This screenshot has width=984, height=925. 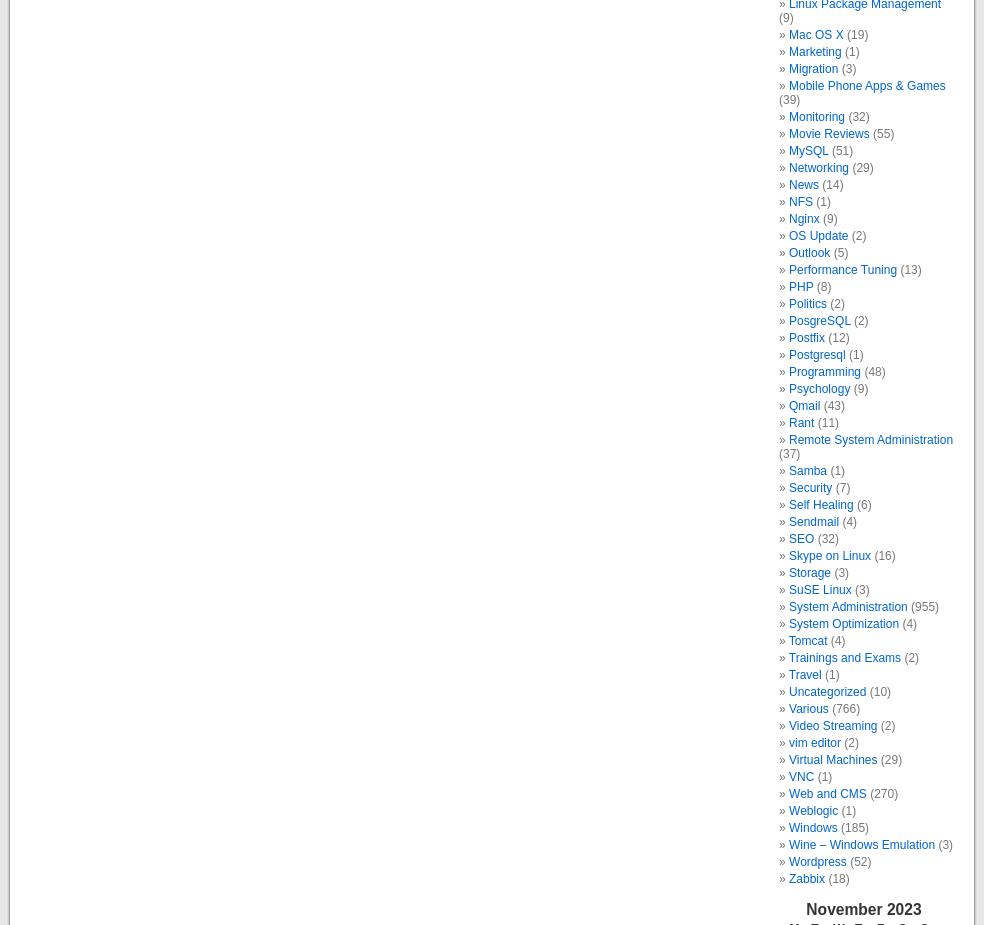 What do you see at coordinates (852, 827) in the screenshot?
I see `'(185)'` at bounding box center [852, 827].